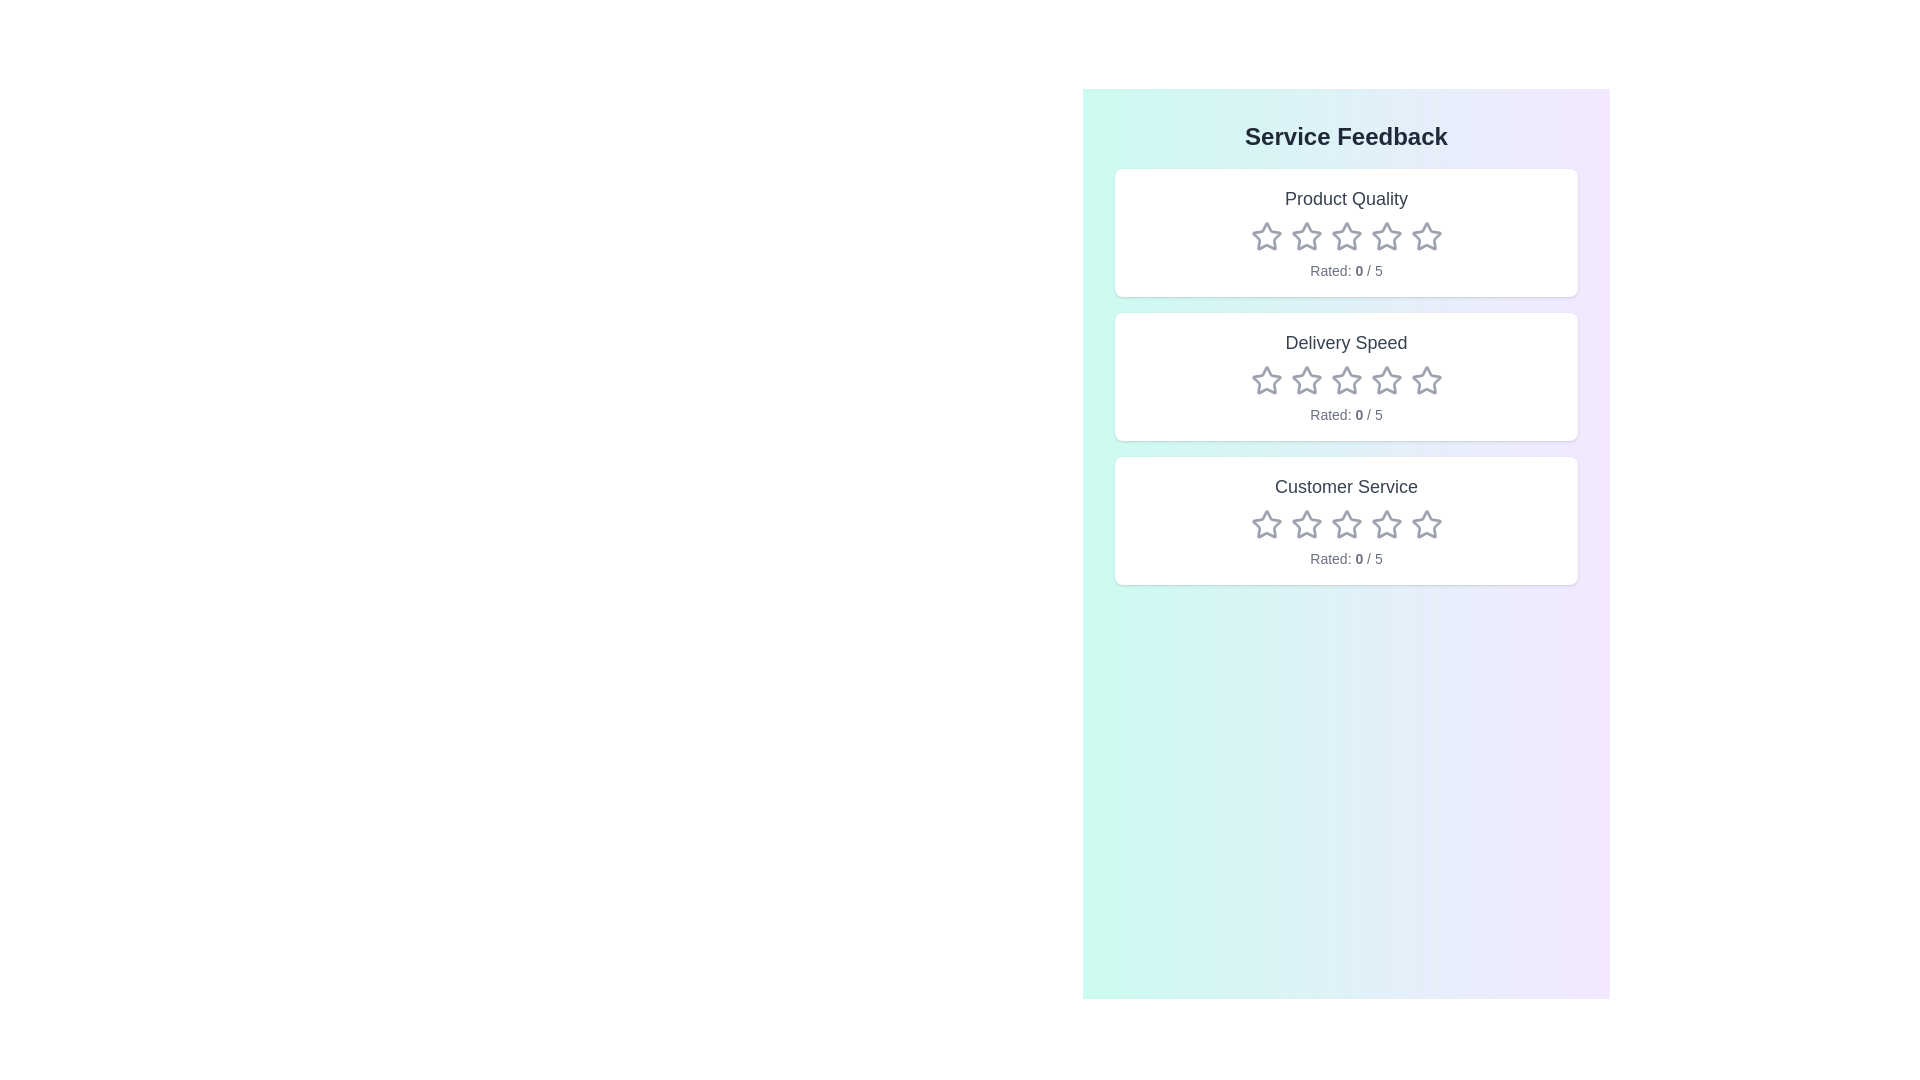 The height and width of the screenshot is (1080, 1920). What do you see at coordinates (1346, 235) in the screenshot?
I see `the rating for the category Product Quality to 3 stars` at bounding box center [1346, 235].